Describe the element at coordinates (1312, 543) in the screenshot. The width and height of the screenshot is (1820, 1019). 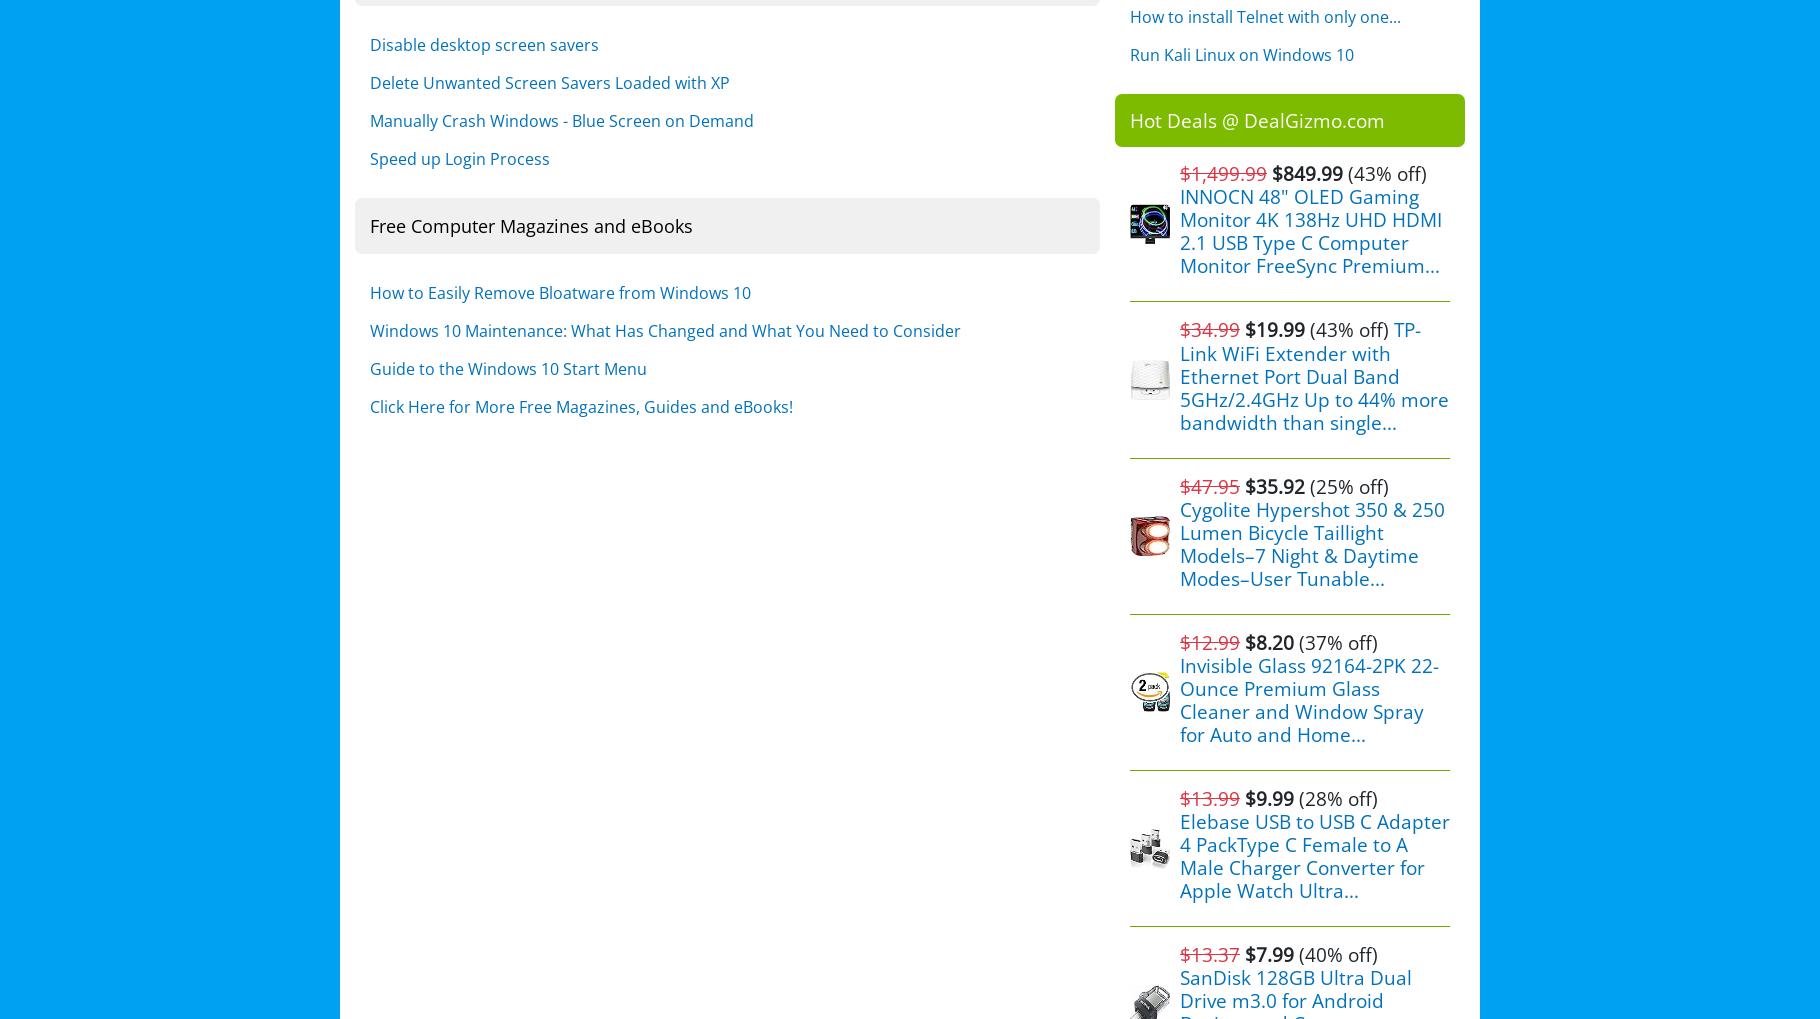
I see `'Cygolite Hypershot 350 & 250 Lumen Bicycle Taillight Models–7 Night & Daytime Modes–User Tunable...'` at that location.